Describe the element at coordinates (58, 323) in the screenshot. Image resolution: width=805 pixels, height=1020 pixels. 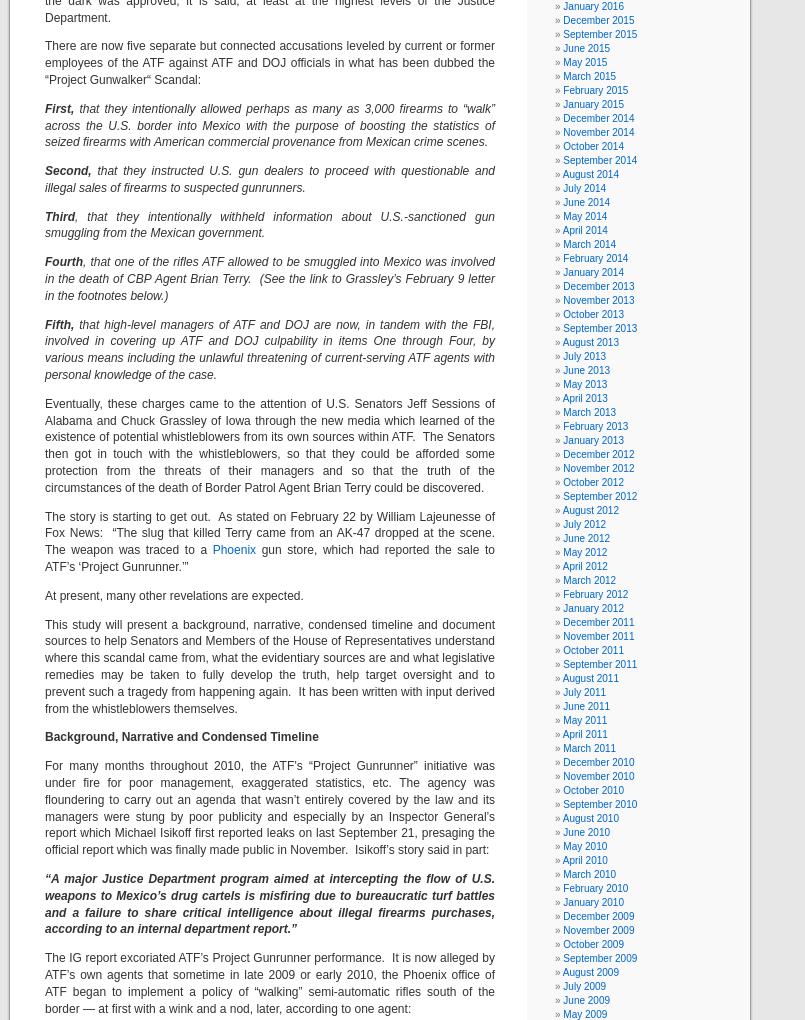
I see `'Fifth,'` at that location.